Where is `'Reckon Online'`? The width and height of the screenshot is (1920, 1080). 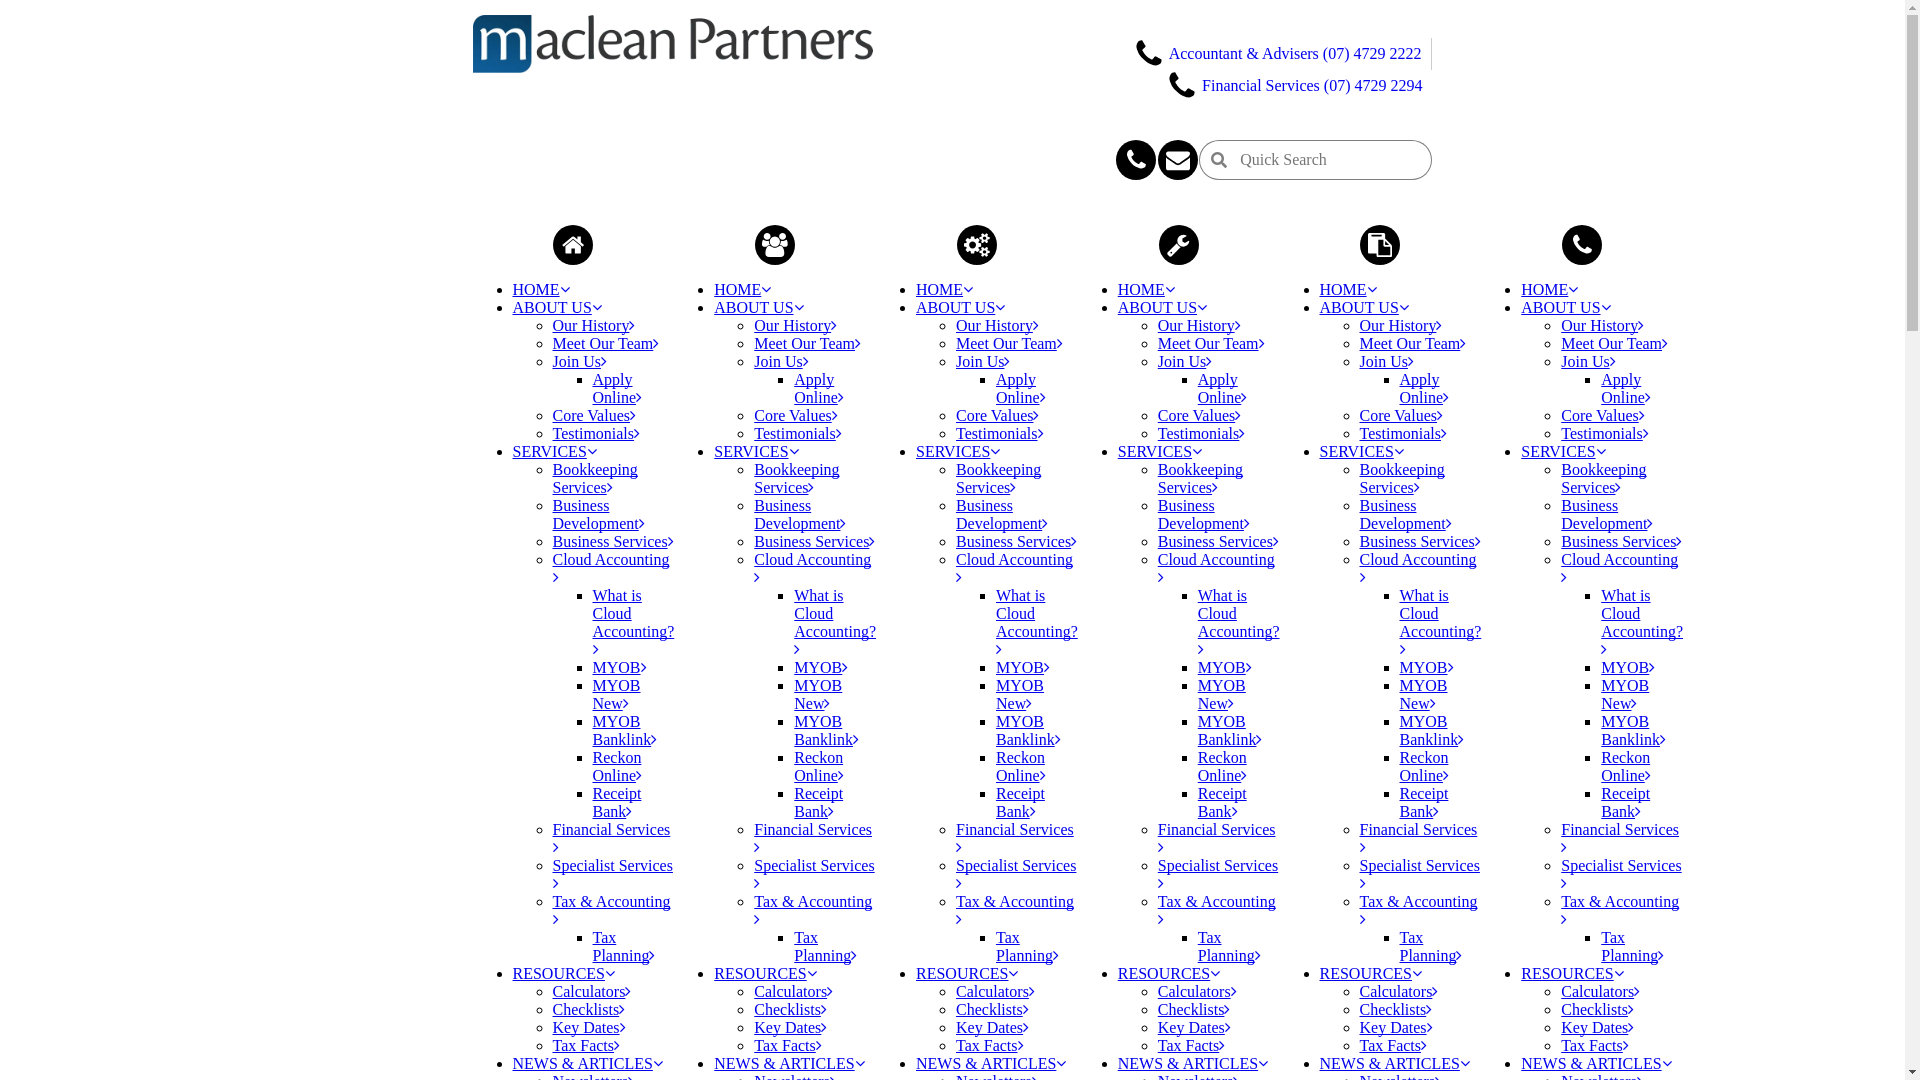
'Reckon Online' is located at coordinates (616, 765).